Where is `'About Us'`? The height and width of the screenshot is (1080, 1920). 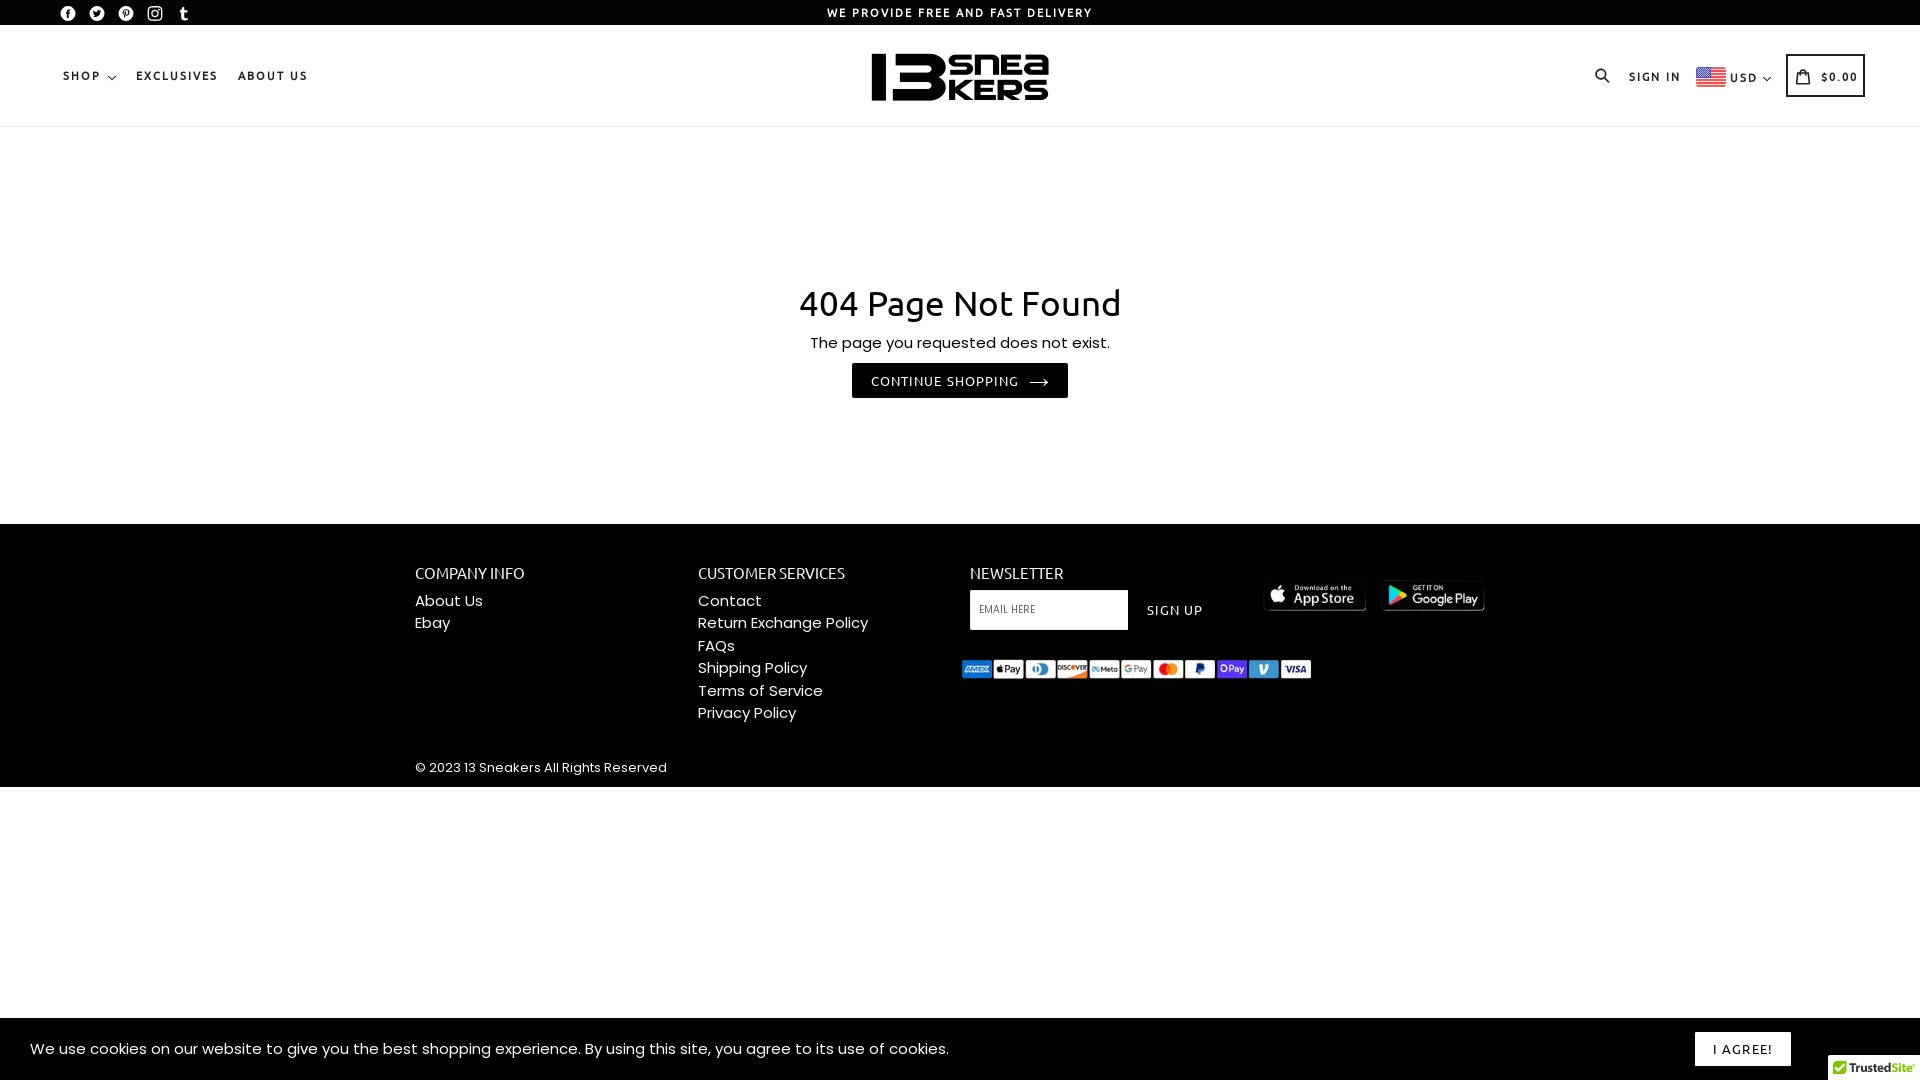
'About Us' is located at coordinates (413, 599).